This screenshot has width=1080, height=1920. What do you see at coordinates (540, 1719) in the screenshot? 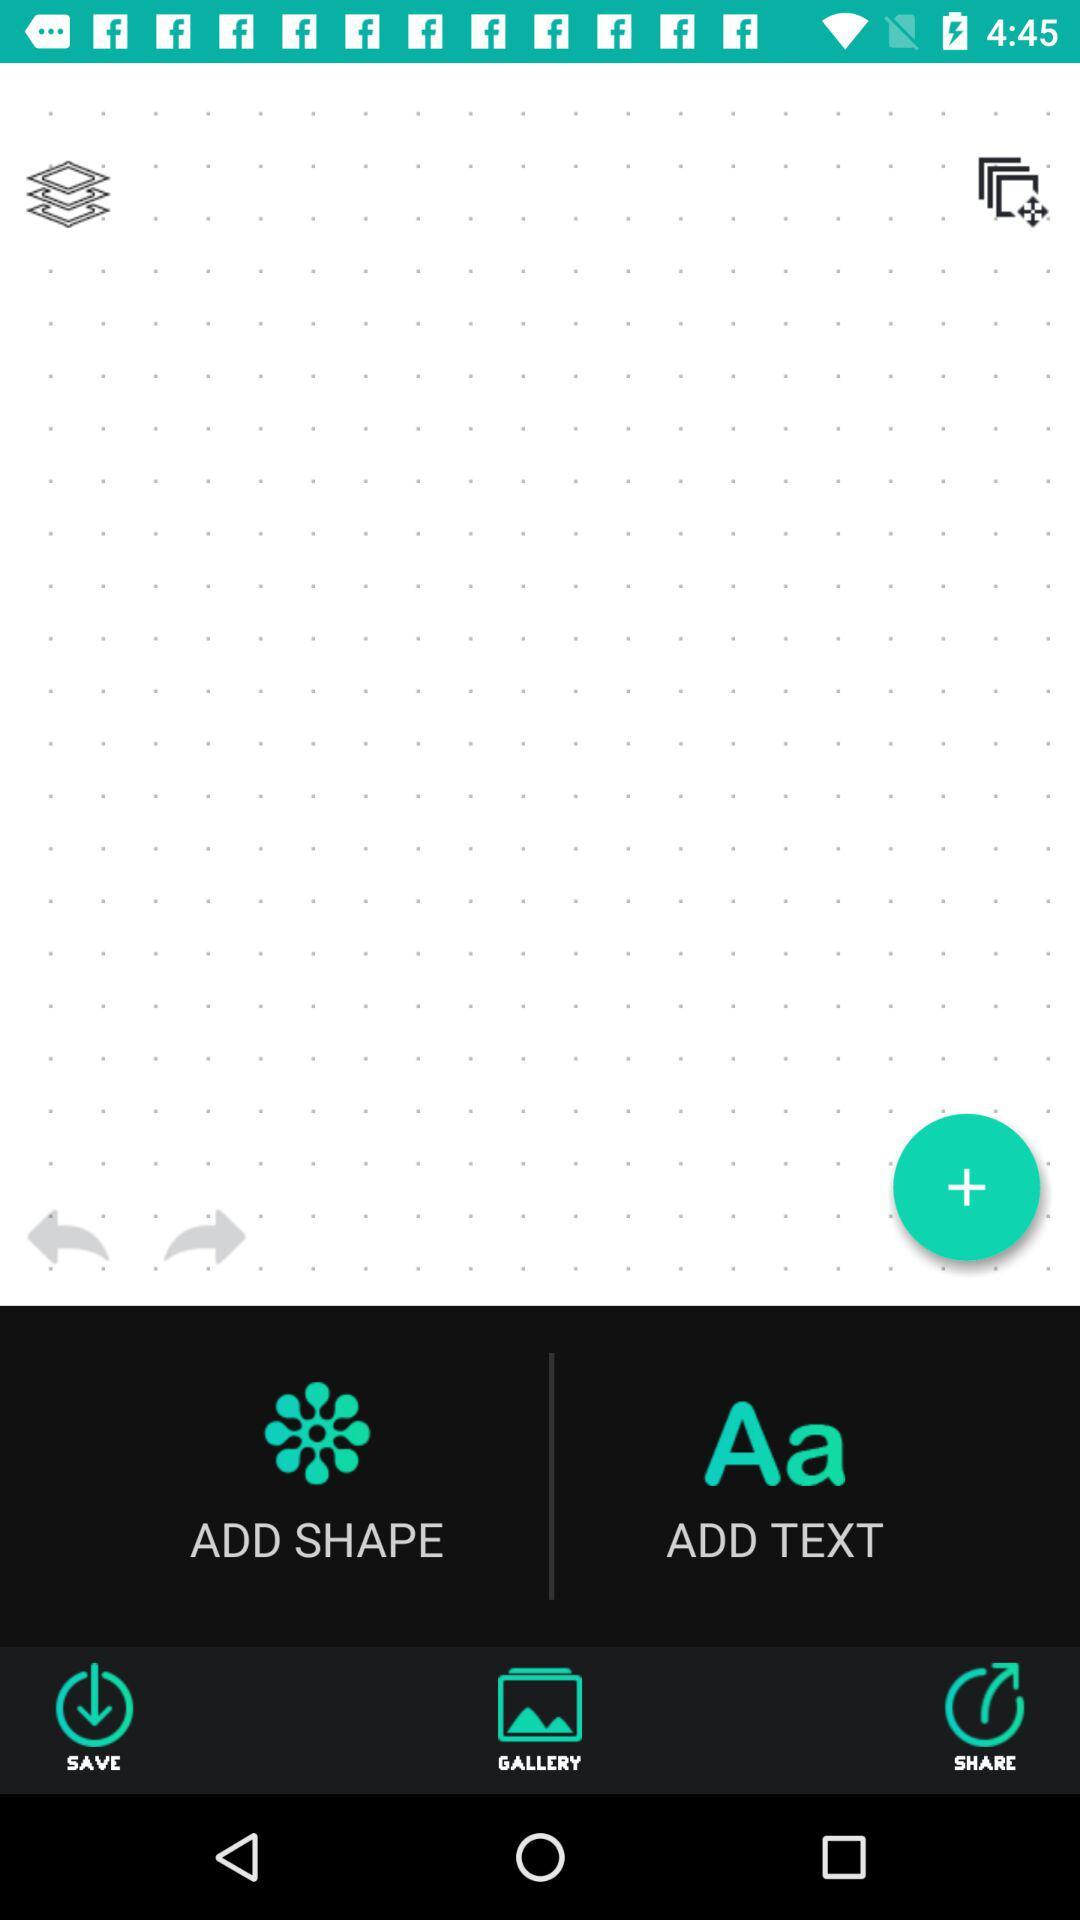
I see `icon next to save icon` at bounding box center [540, 1719].